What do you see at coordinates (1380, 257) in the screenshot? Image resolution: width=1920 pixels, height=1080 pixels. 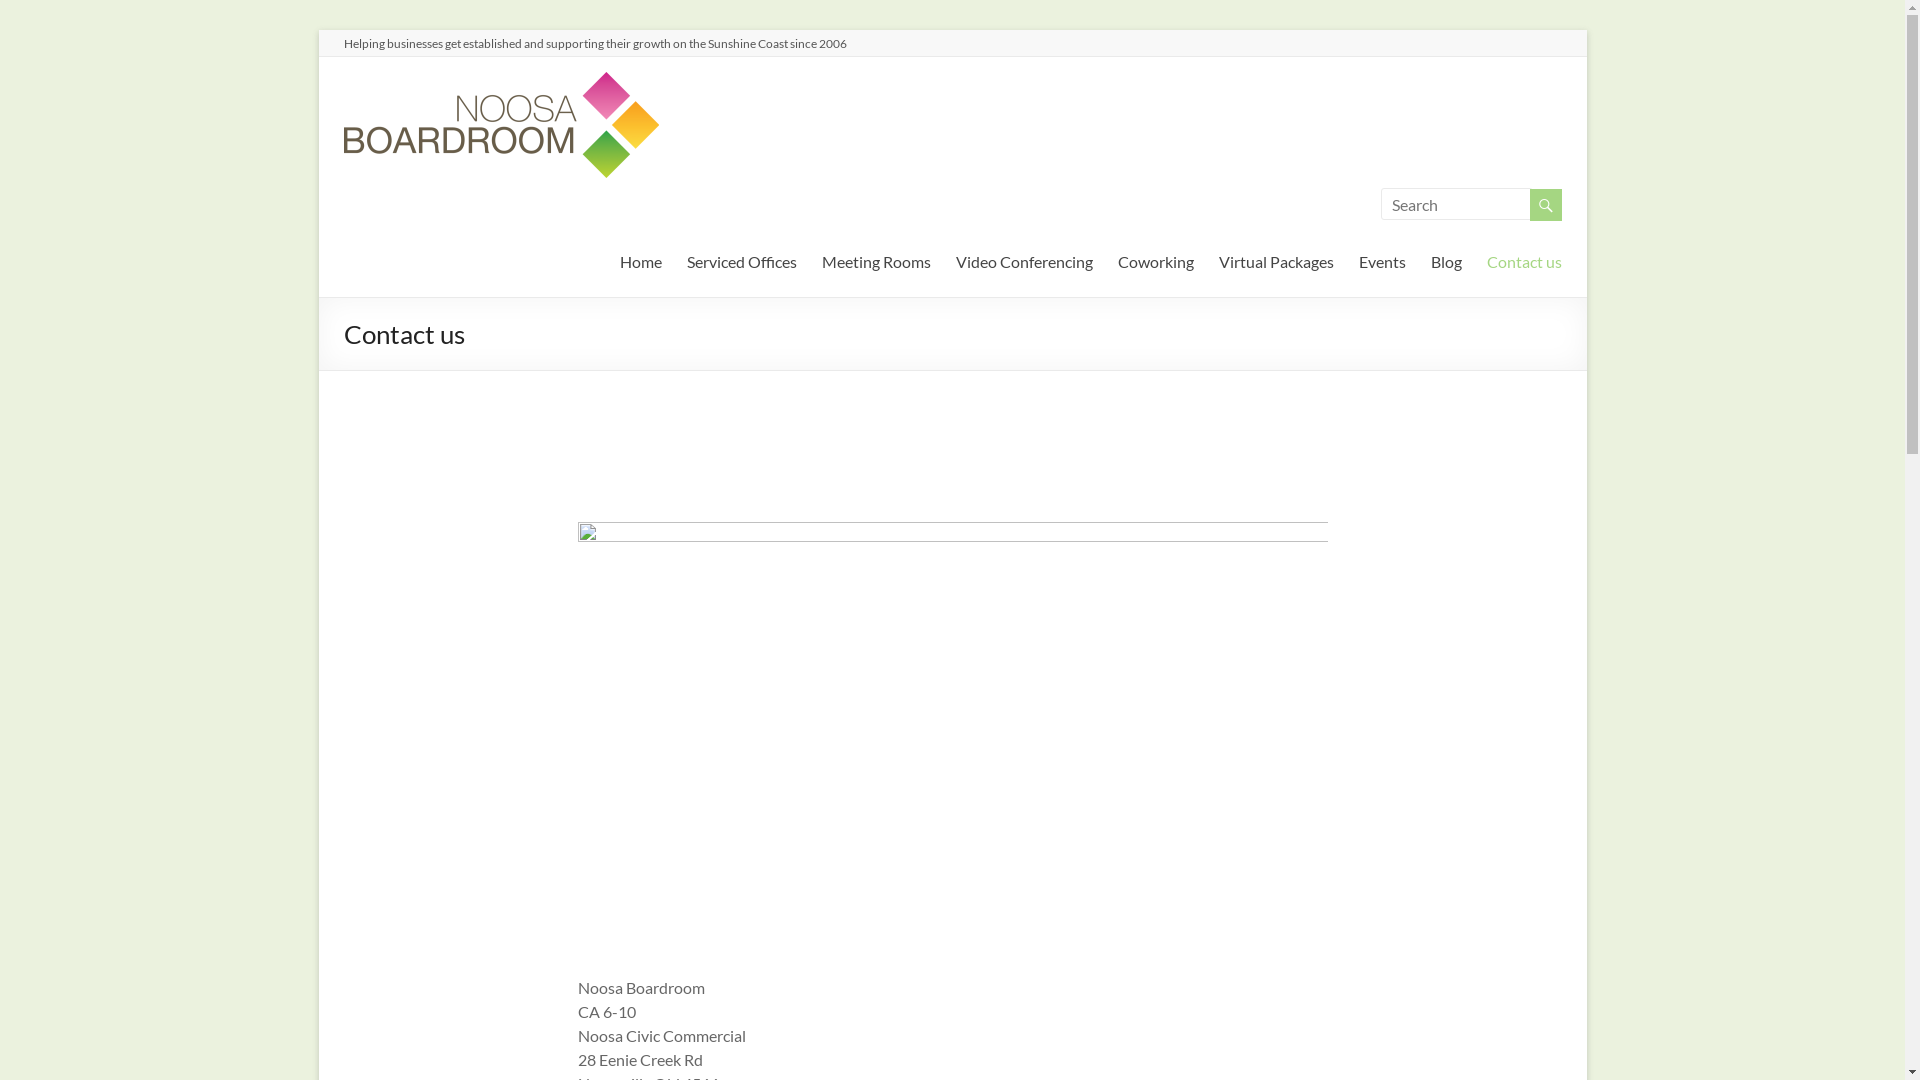 I see `'Events'` at bounding box center [1380, 257].